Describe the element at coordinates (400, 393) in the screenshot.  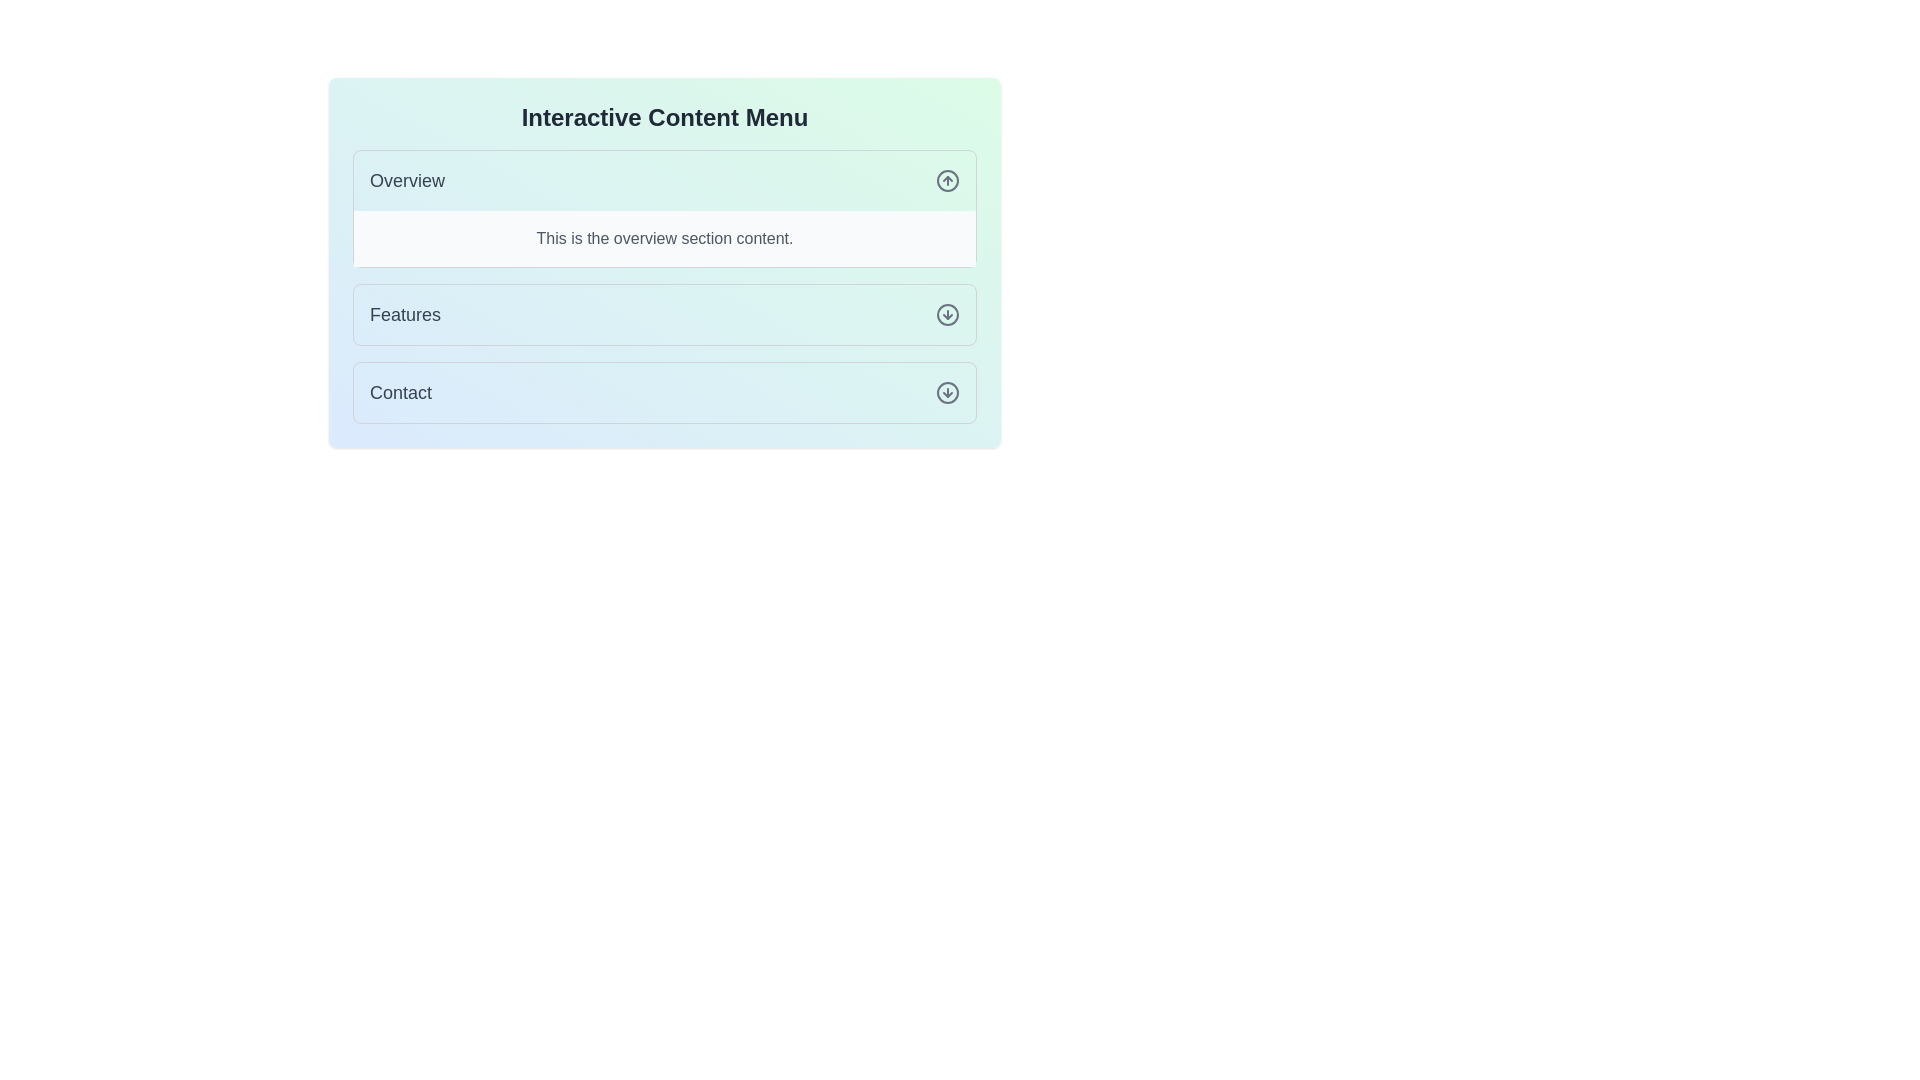
I see `the 'Contact' text label in the vertical menu` at that location.